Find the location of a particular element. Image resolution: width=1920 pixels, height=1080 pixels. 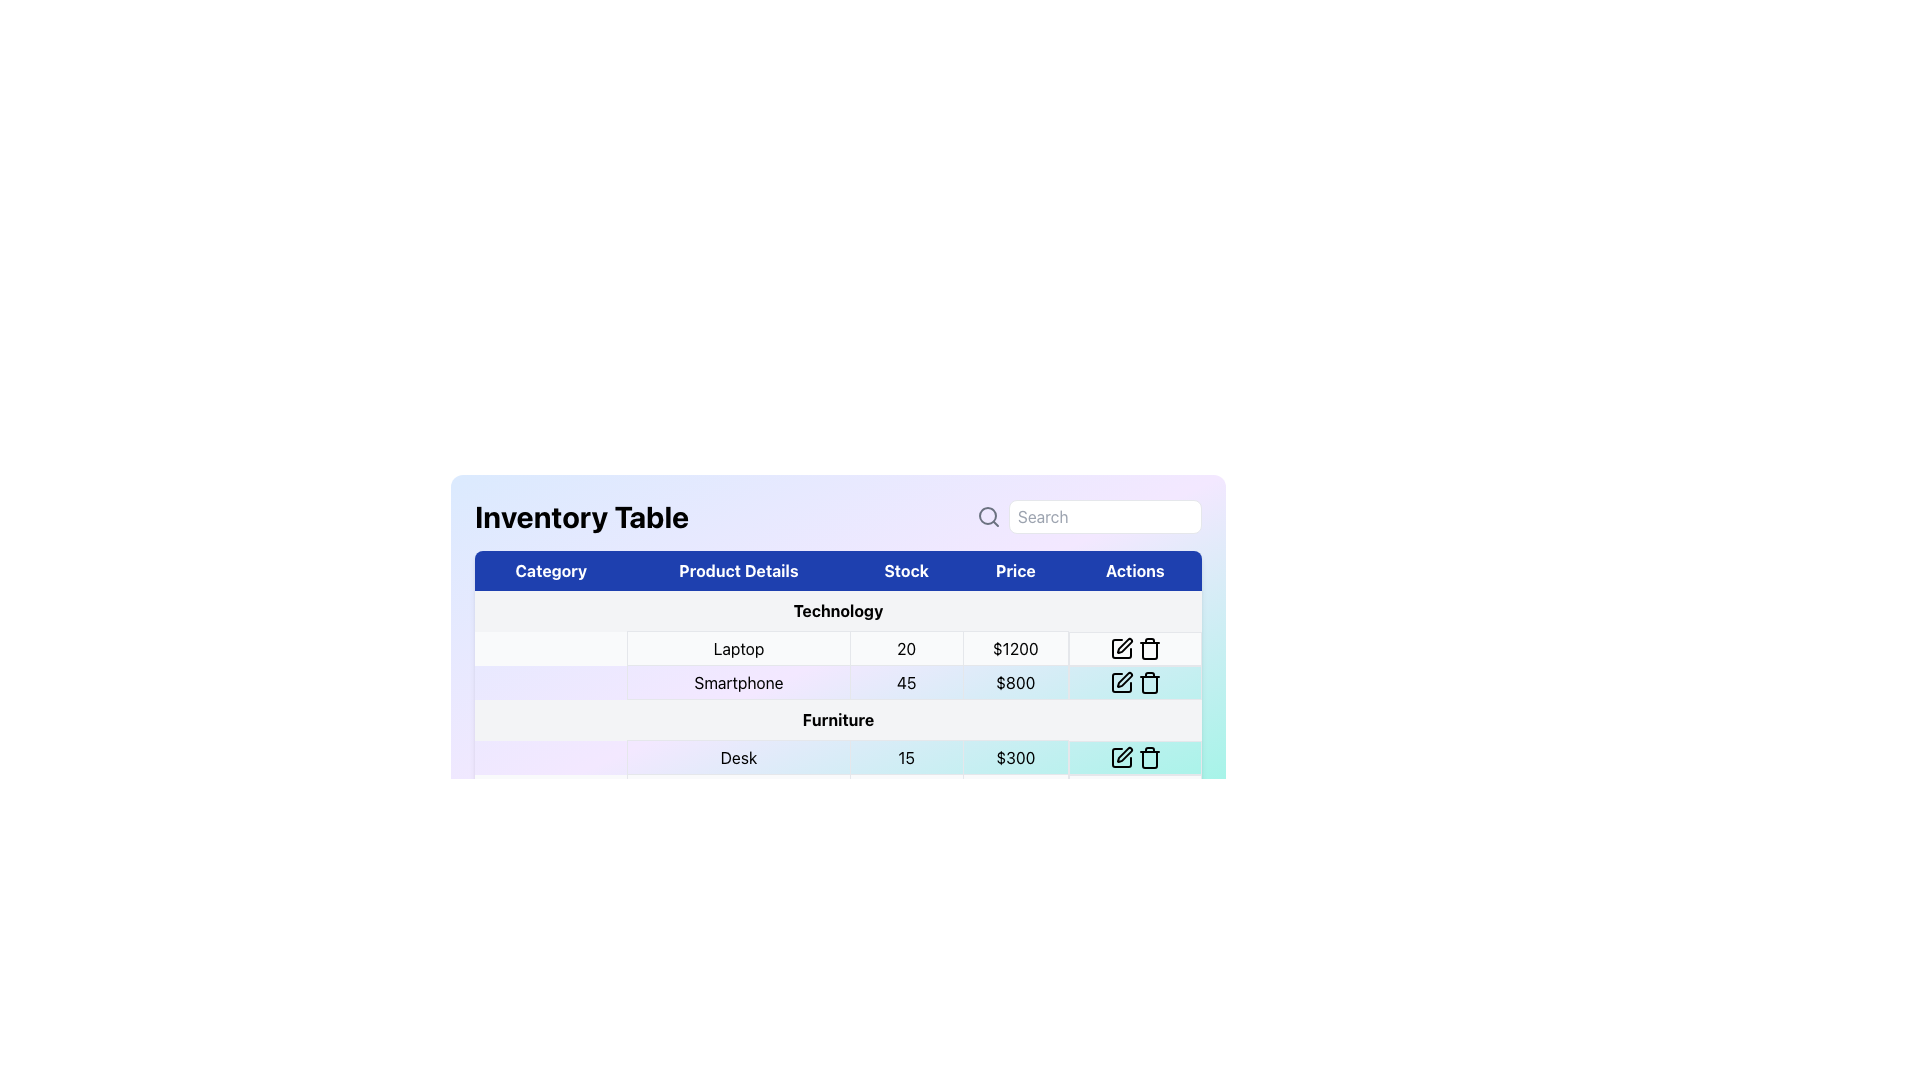

the Cell element in the data table that displays the category for 'Laptop', located at the first row and first column of the table is located at coordinates (551, 648).